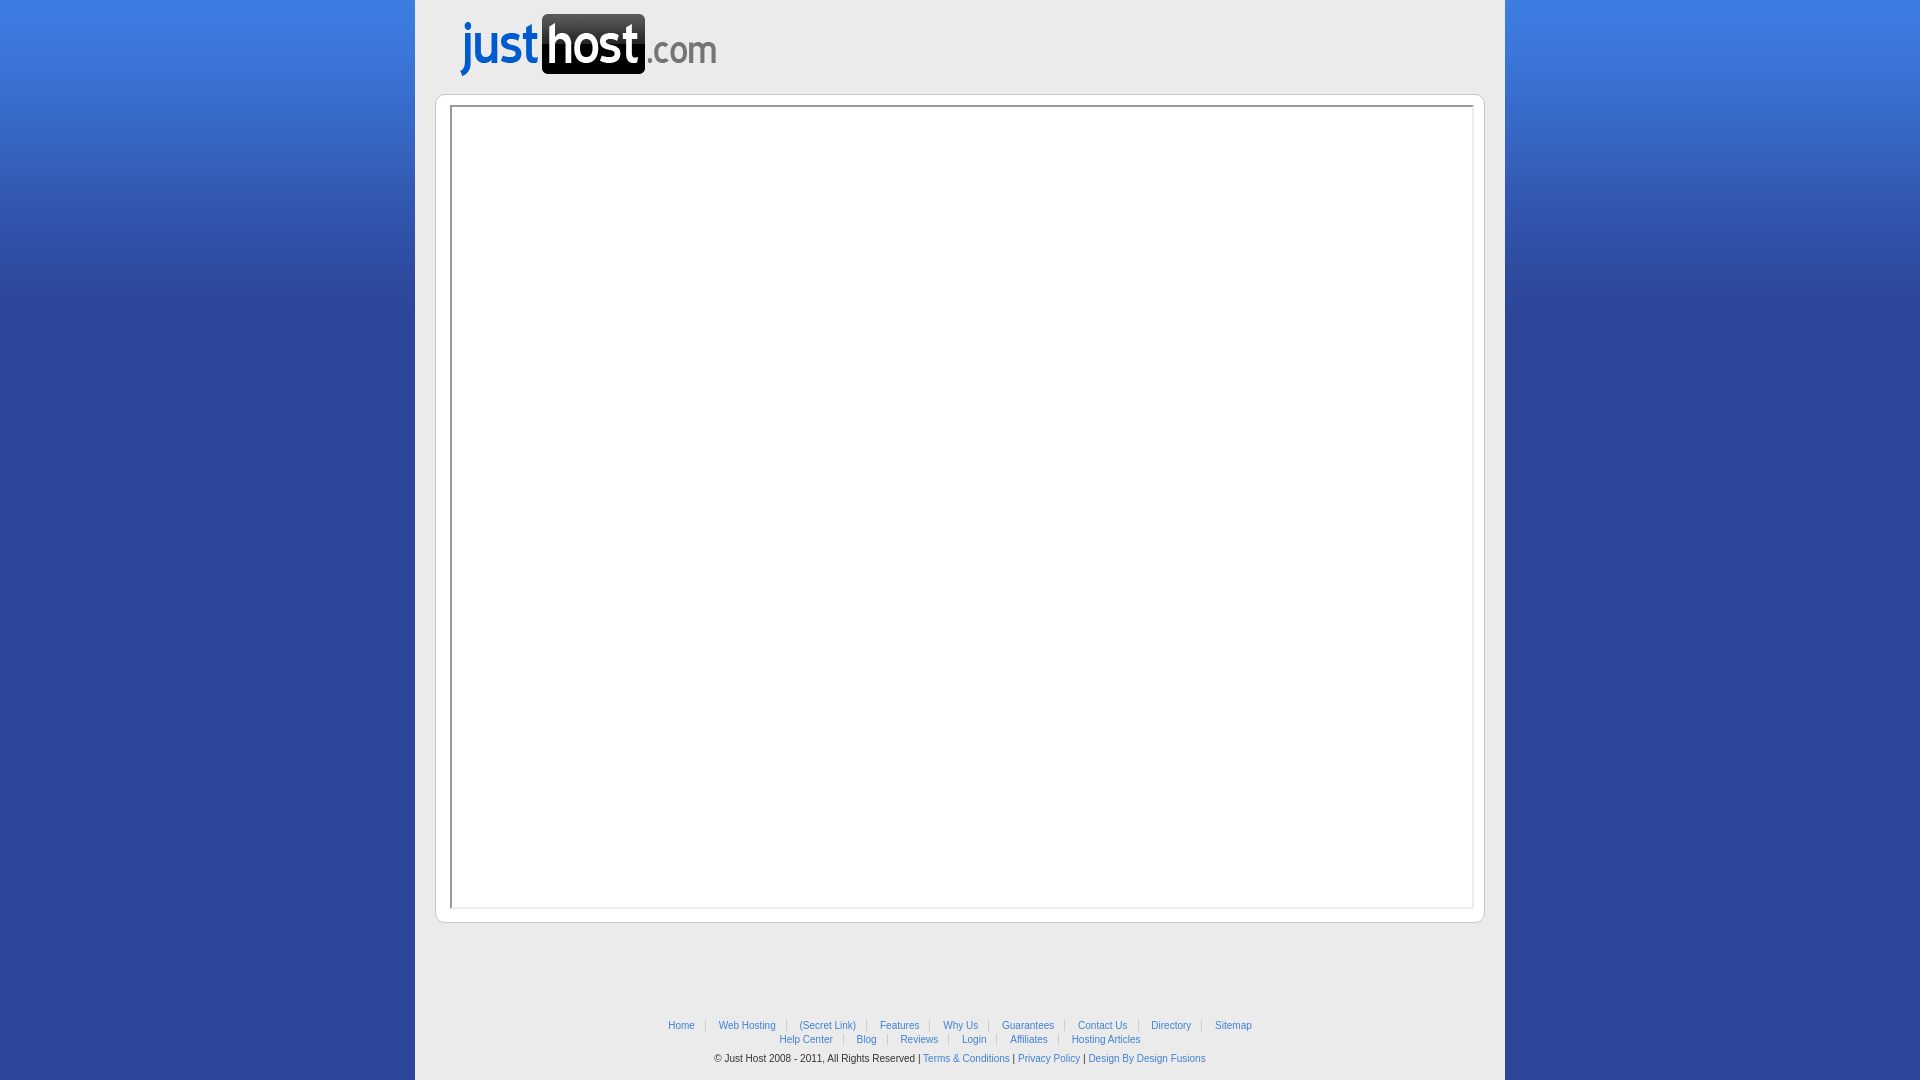  What do you see at coordinates (777, 1038) in the screenshot?
I see `'Help Center'` at bounding box center [777, 1038].